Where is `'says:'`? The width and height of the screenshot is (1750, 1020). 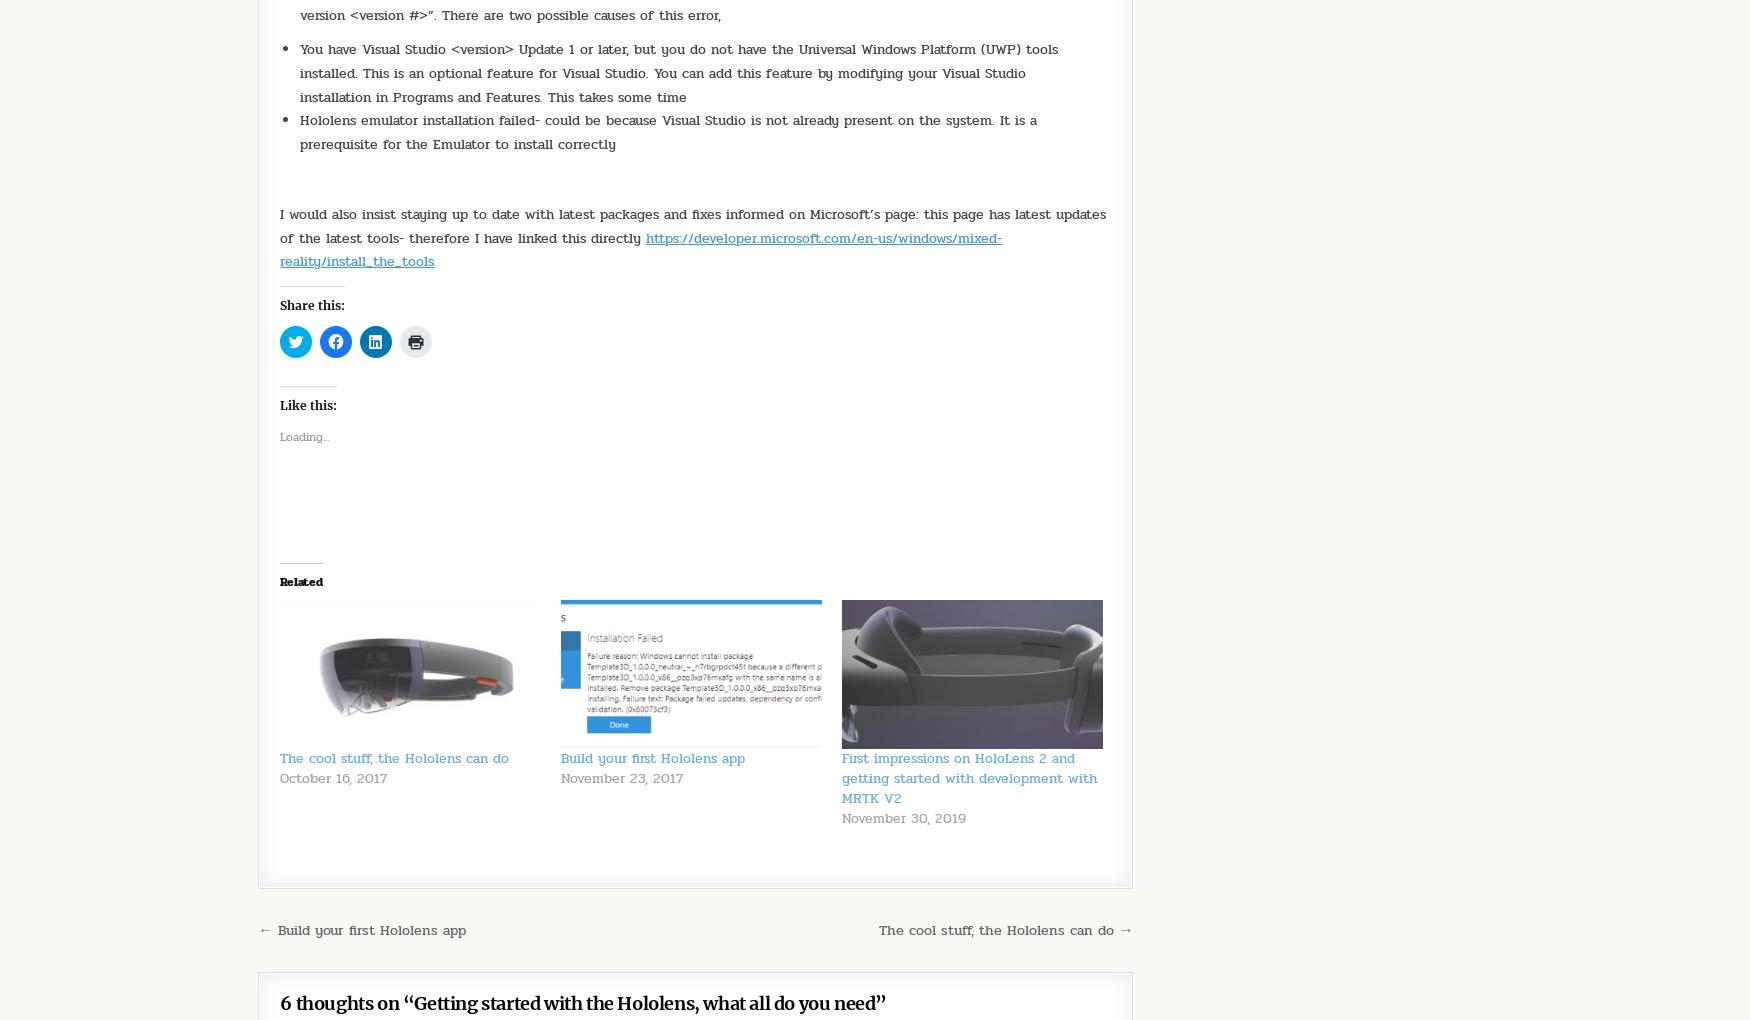 'says:' is located at coordinates (439, 992).